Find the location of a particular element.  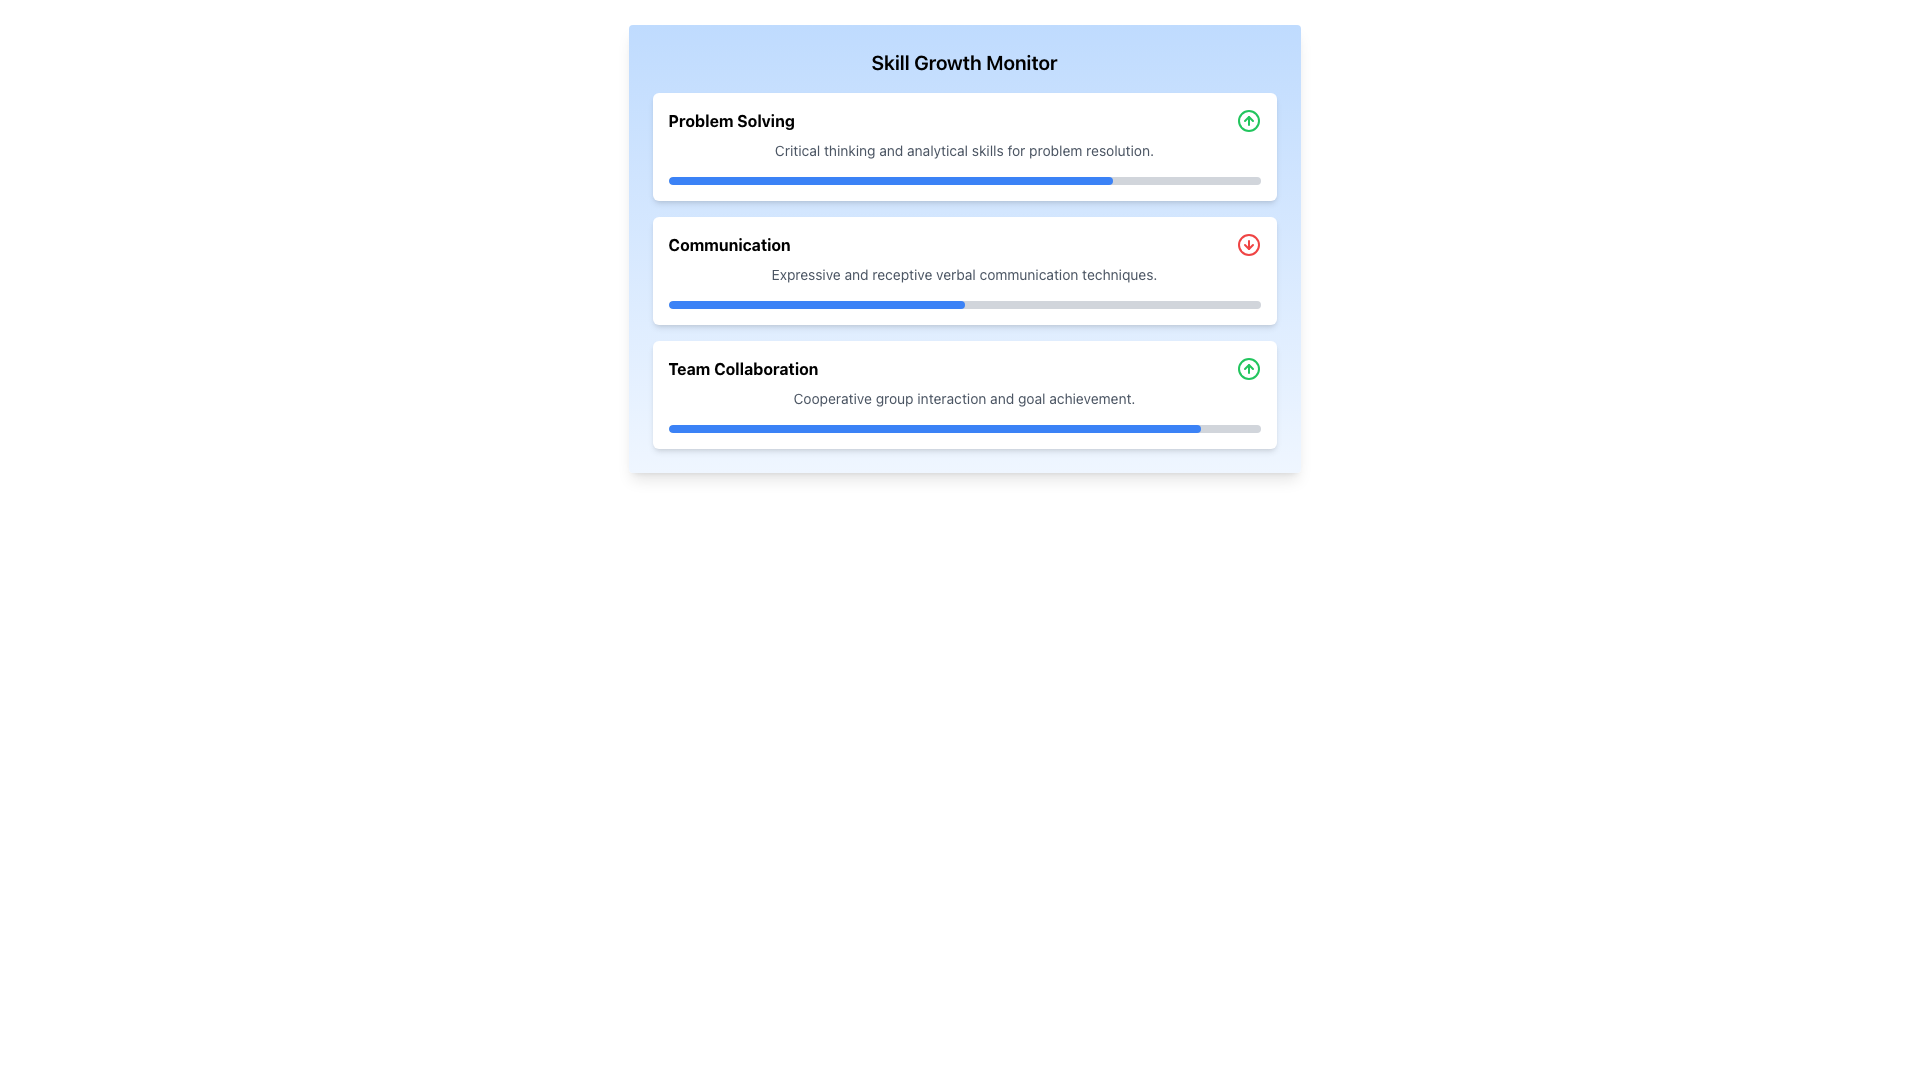

the Progress Bar Segment that visually represents 75% completion within the 'Problem Solving' category is located at coordinates (889, 181).